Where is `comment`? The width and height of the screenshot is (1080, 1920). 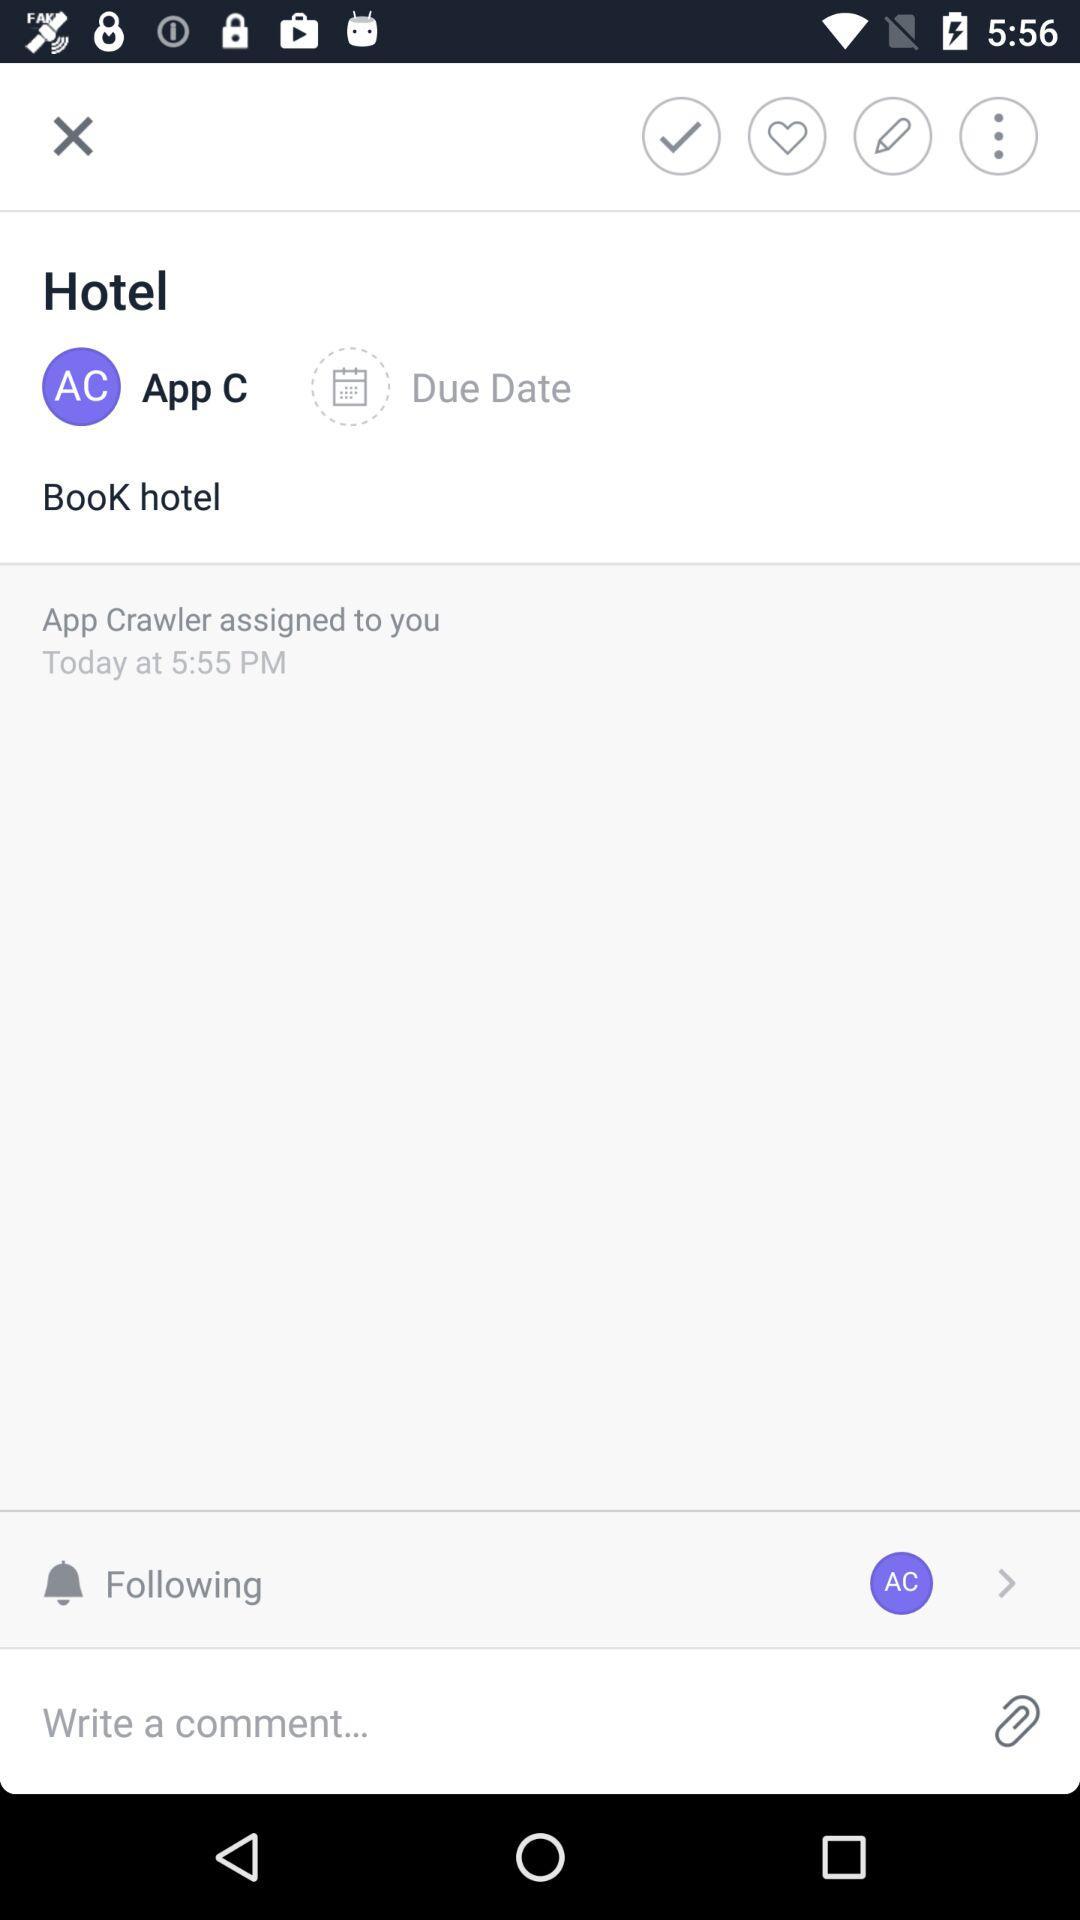
comment is located at coordinates (477, 1720).